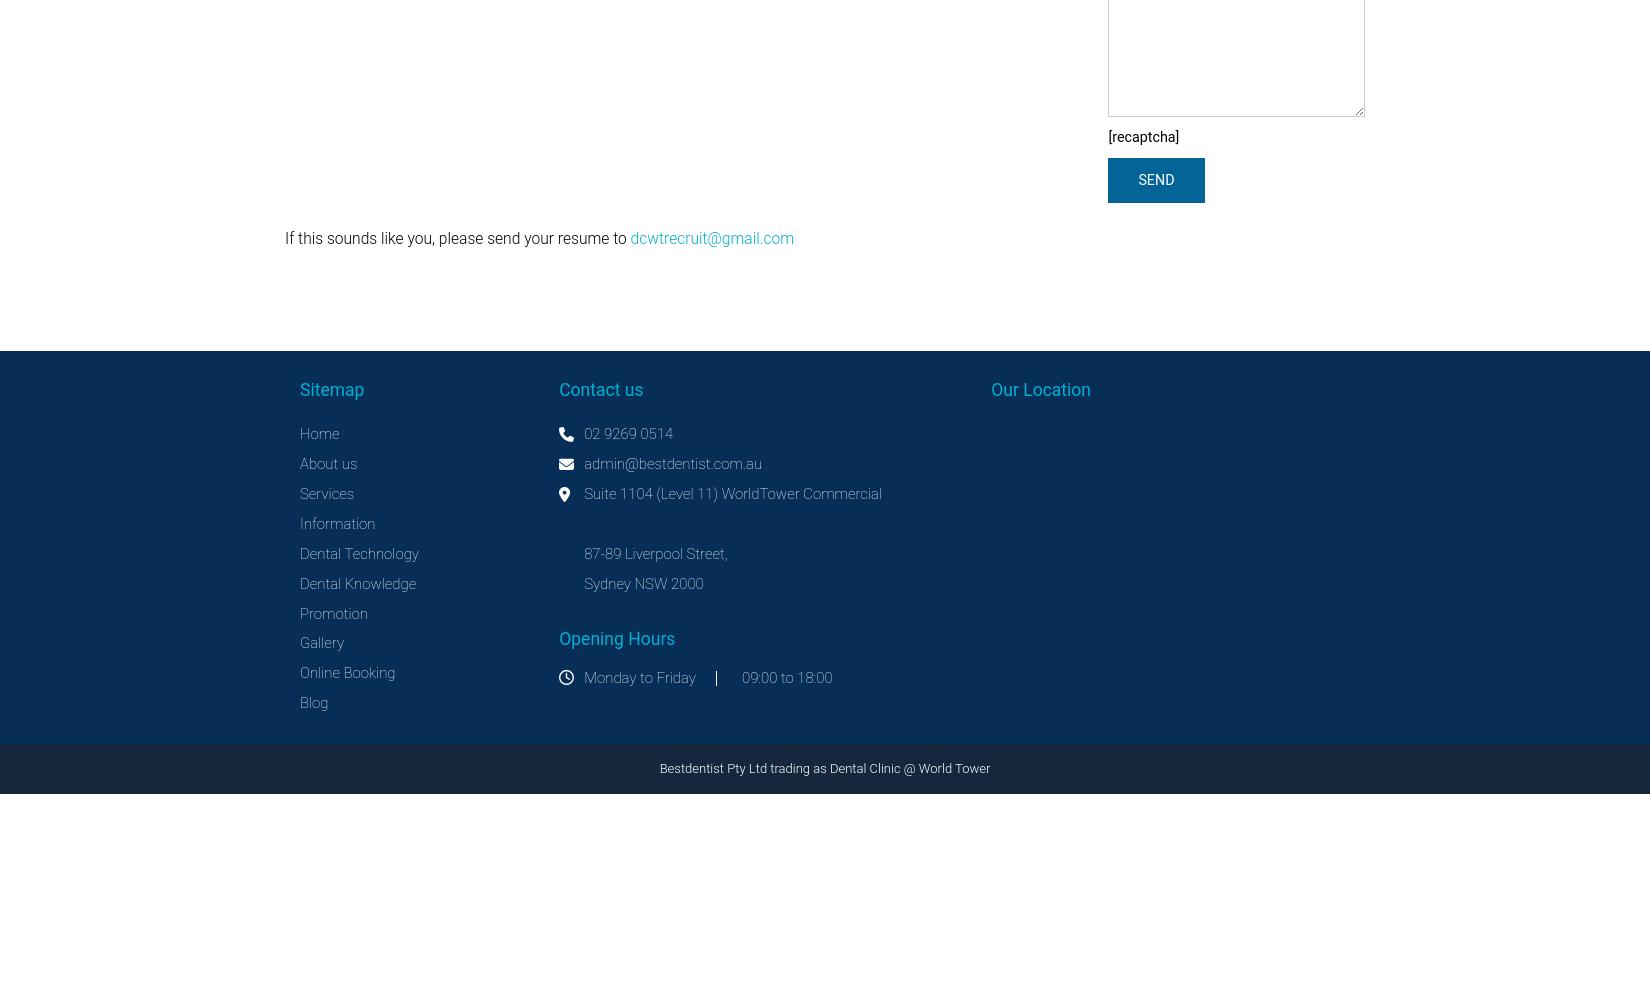  I want to click on 'Online Booking', so click(347, 673).